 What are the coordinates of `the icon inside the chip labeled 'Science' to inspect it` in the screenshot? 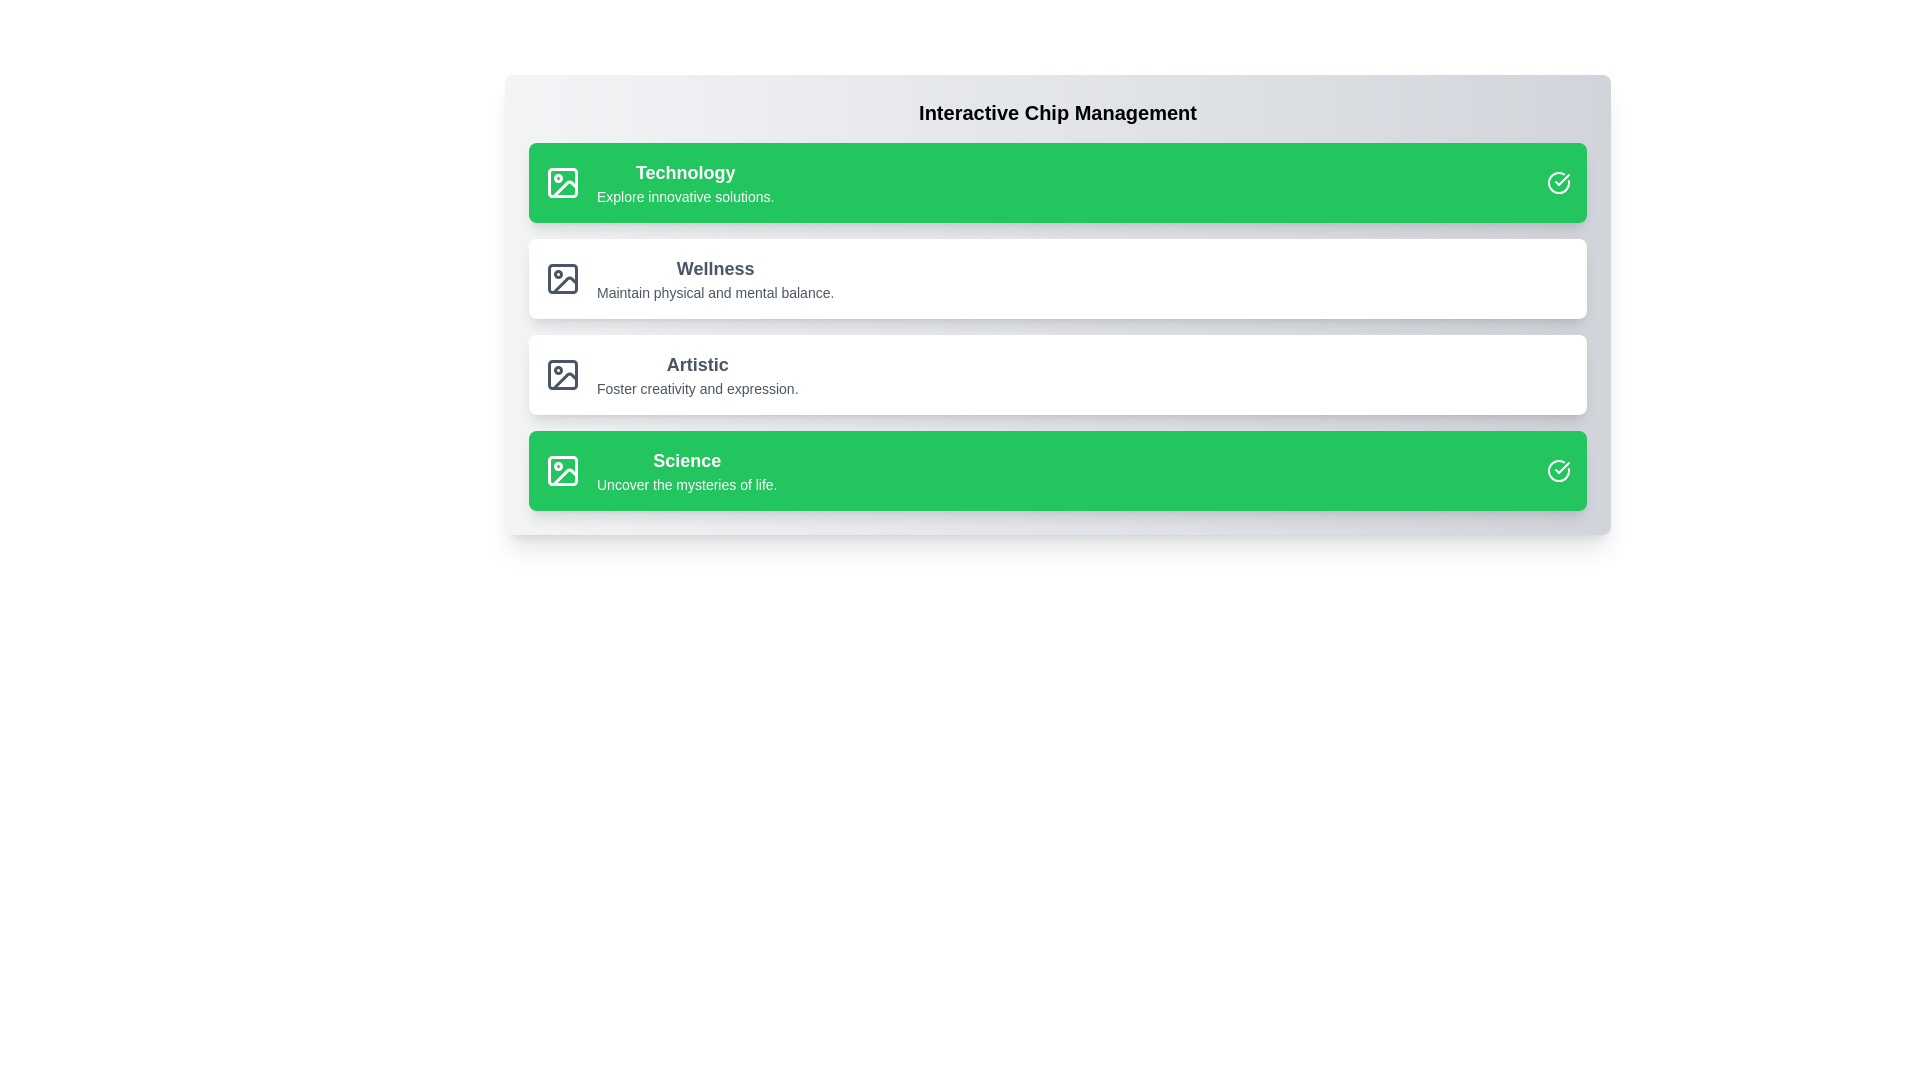 It's located at (561, 470).